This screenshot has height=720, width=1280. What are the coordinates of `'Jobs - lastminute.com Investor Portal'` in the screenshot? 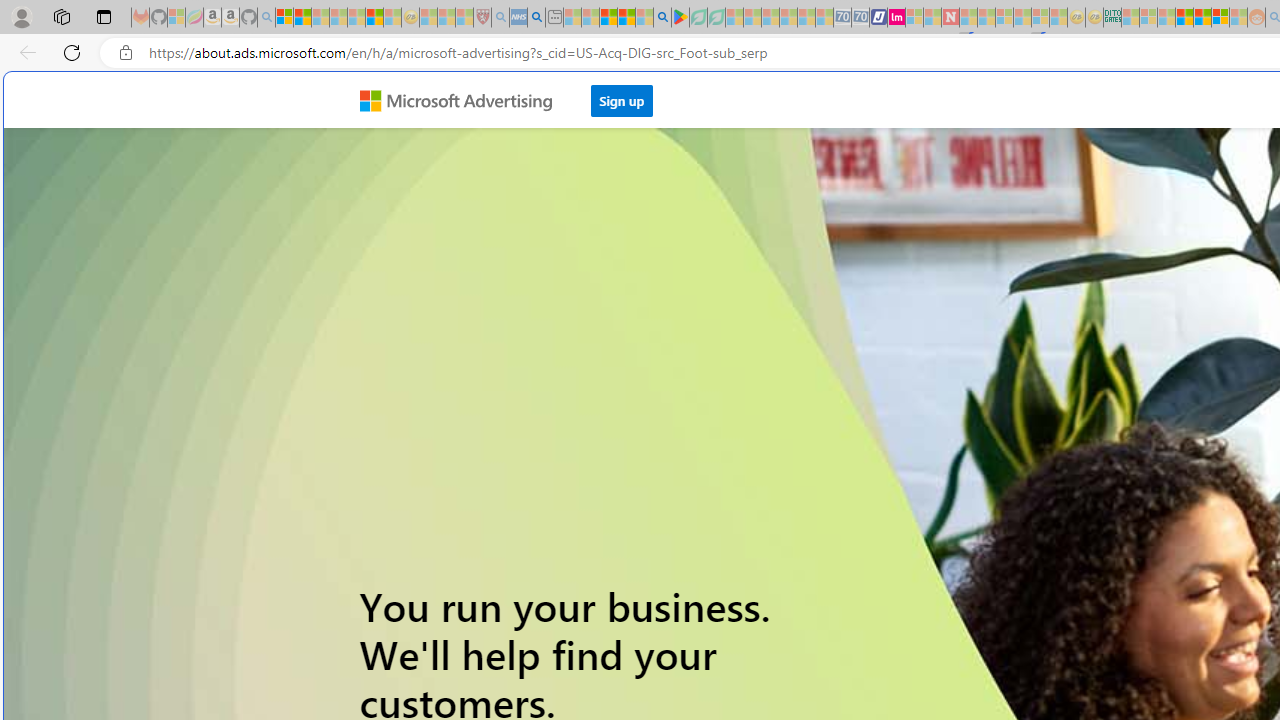 It's located at (895, 17).